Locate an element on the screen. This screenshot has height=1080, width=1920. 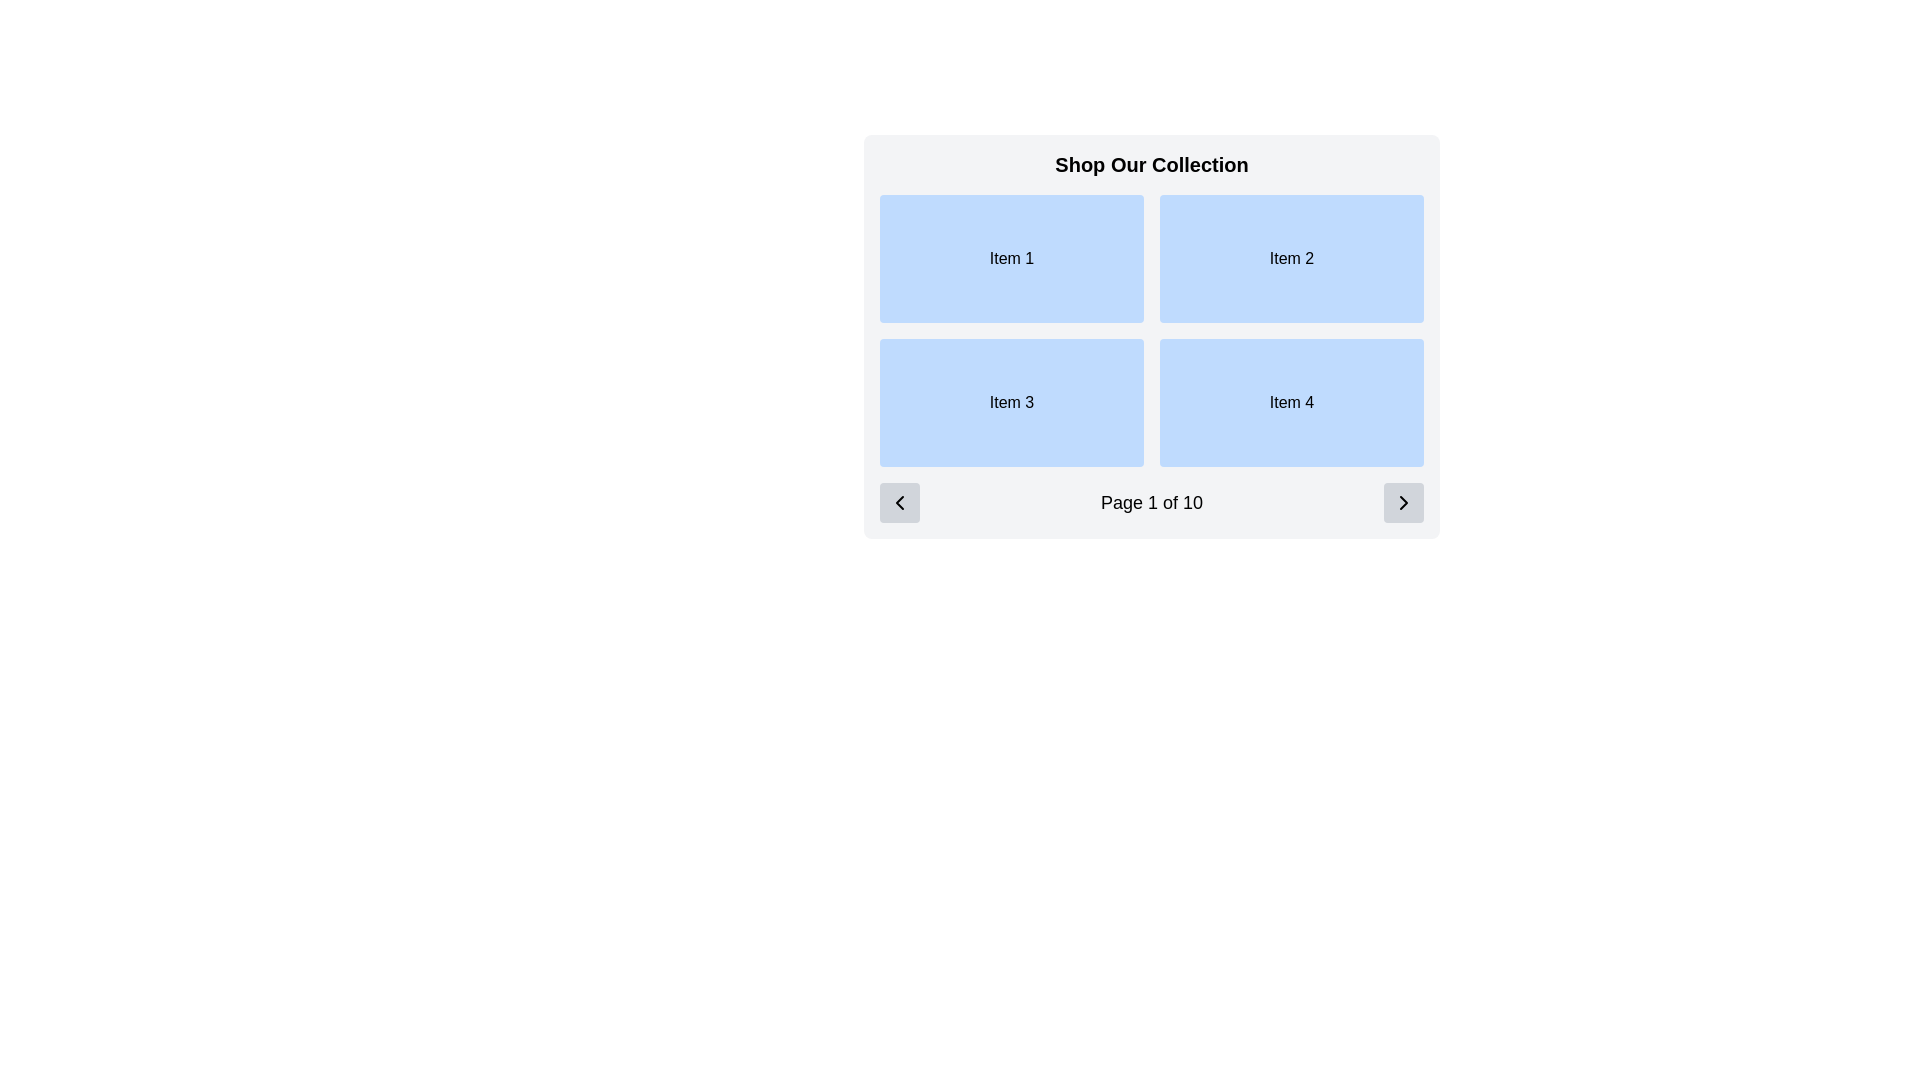
the text element displaying 'Page 1 of 10' located at the bottom of the 'Shop Our Collection' section is located at coordinates (1152, 501).